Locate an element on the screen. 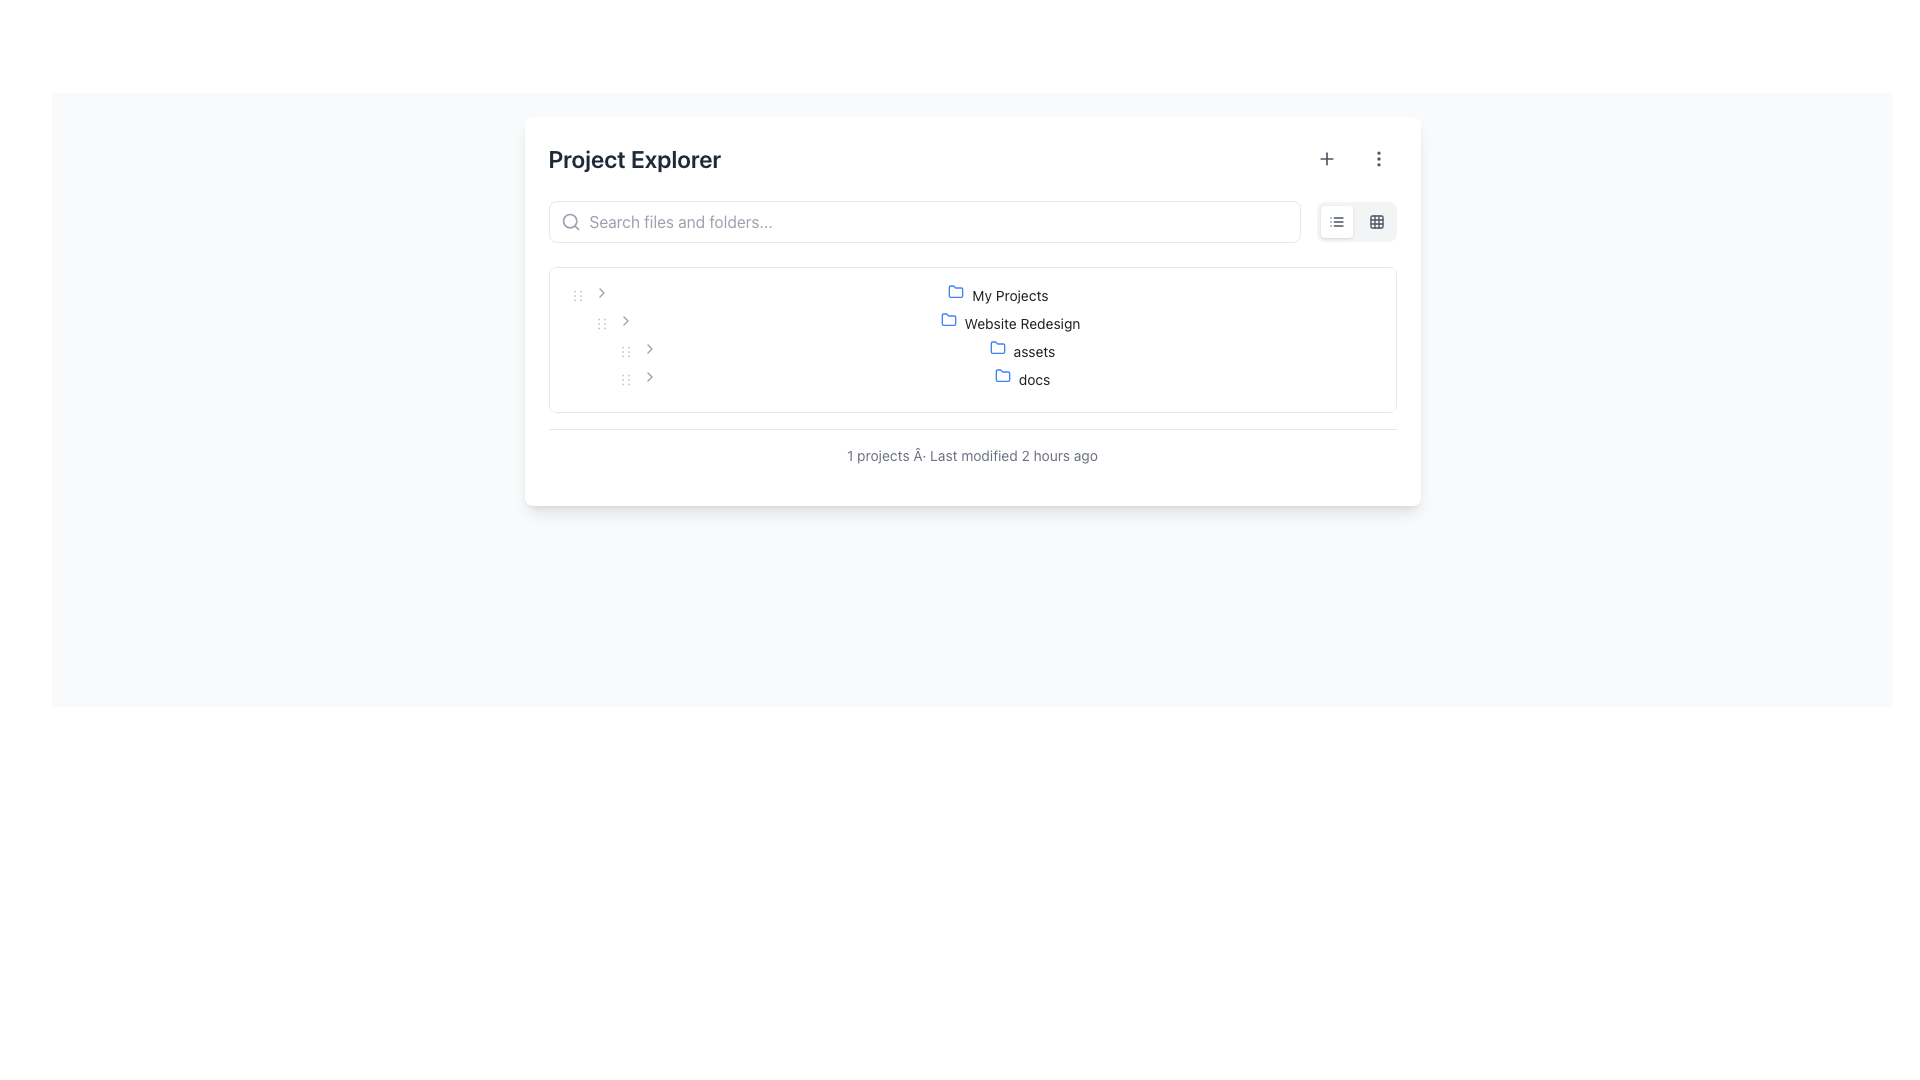 This screenshot has height=1080, width=1920. the folder icon is located at coordinates (1006, 380).